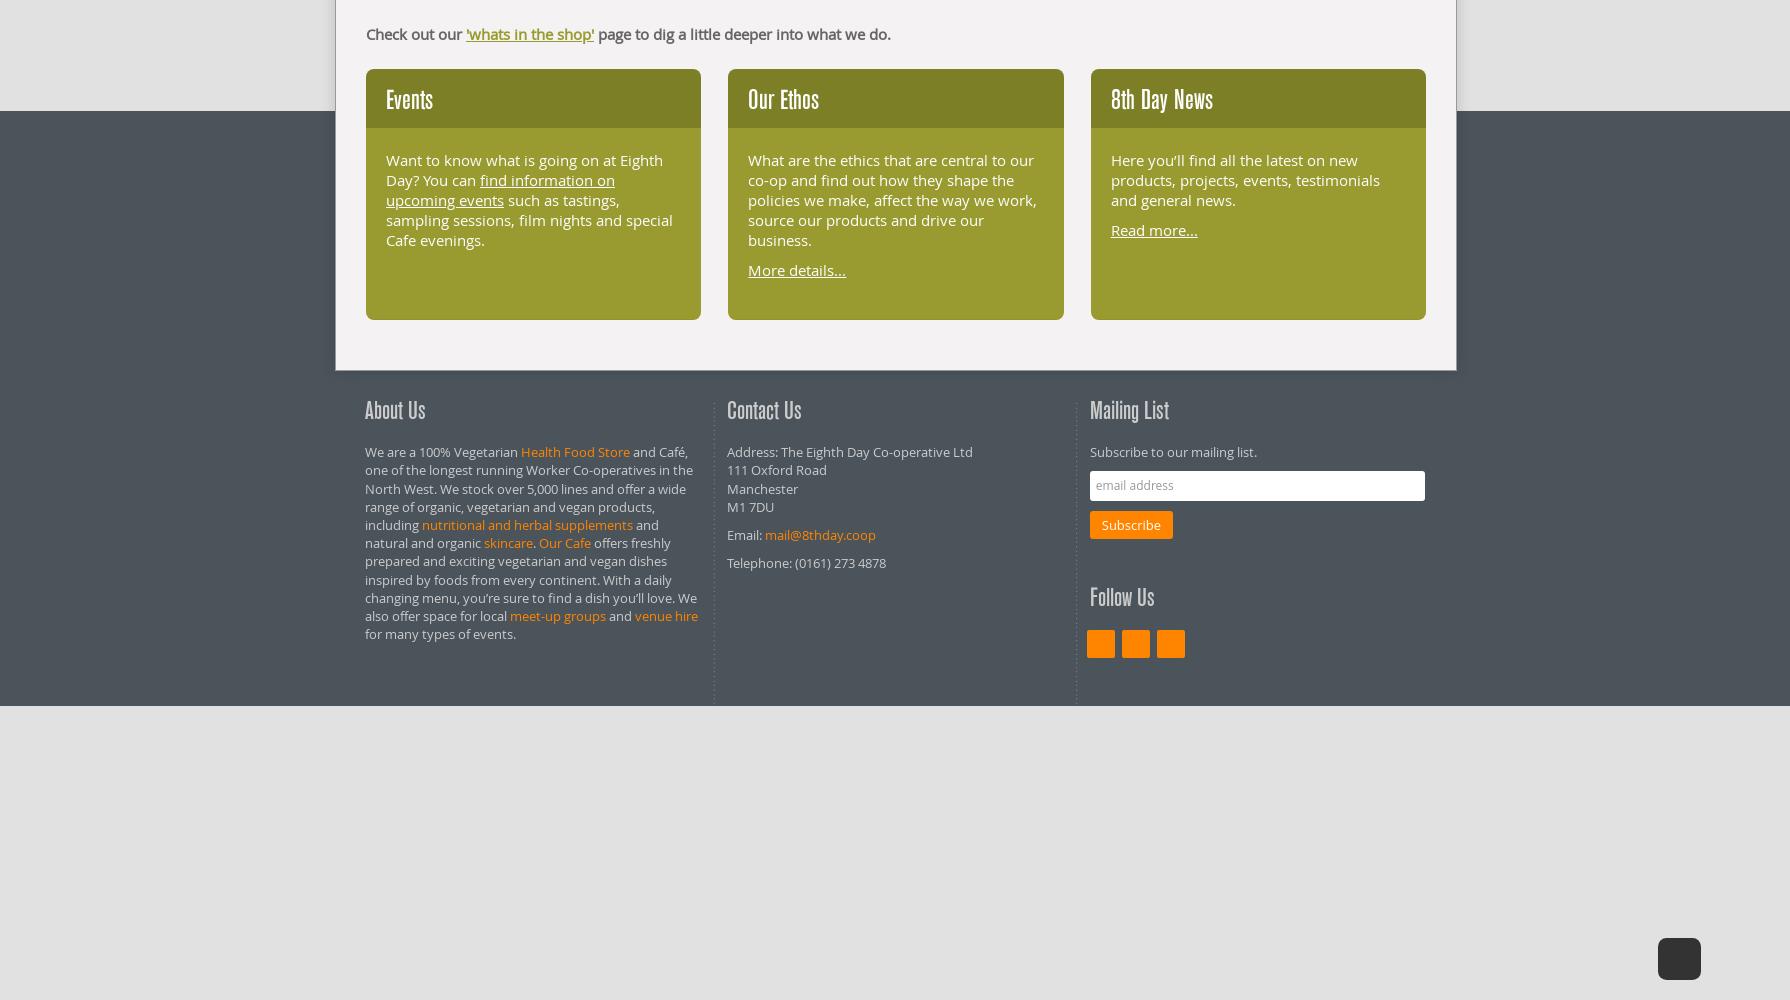 This screenshot has height=1000, width=1790. What do you see at coordinates (747, 270) in the screenshot?
I see `'More details...'` at bounding box center [747, 270].